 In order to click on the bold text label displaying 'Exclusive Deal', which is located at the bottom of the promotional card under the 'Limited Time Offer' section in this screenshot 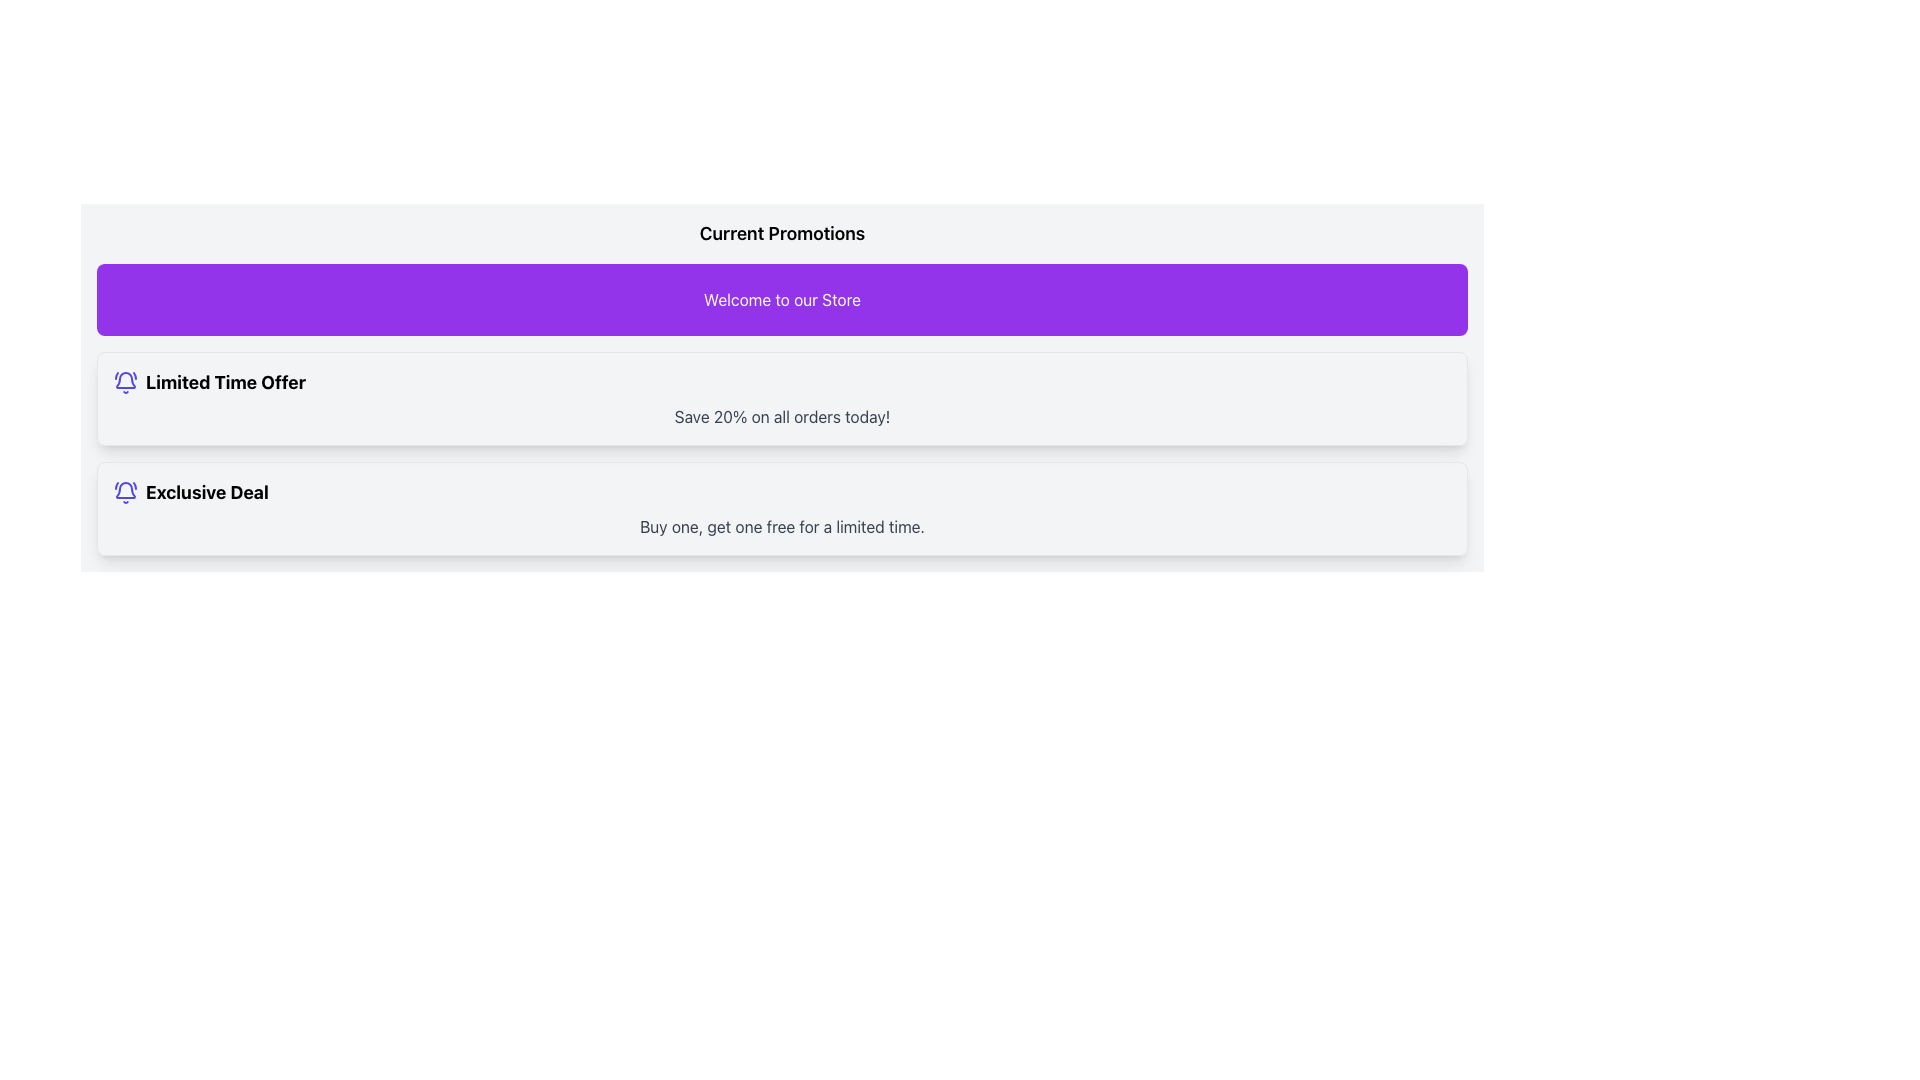, I will do `click(207, 493)`.